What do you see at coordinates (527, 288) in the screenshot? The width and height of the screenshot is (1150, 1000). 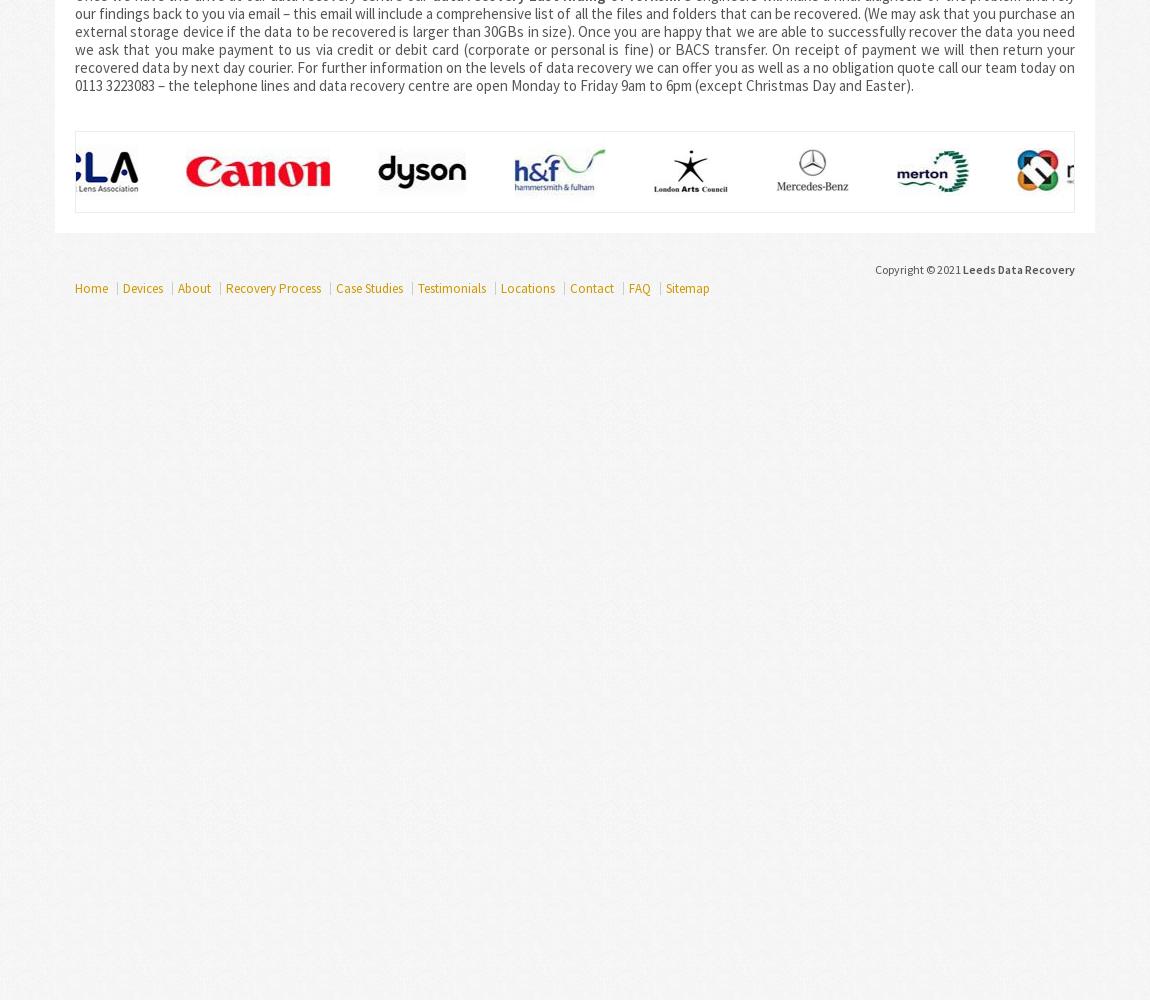 I see `'Locations'` at bounding box center [527, 288].